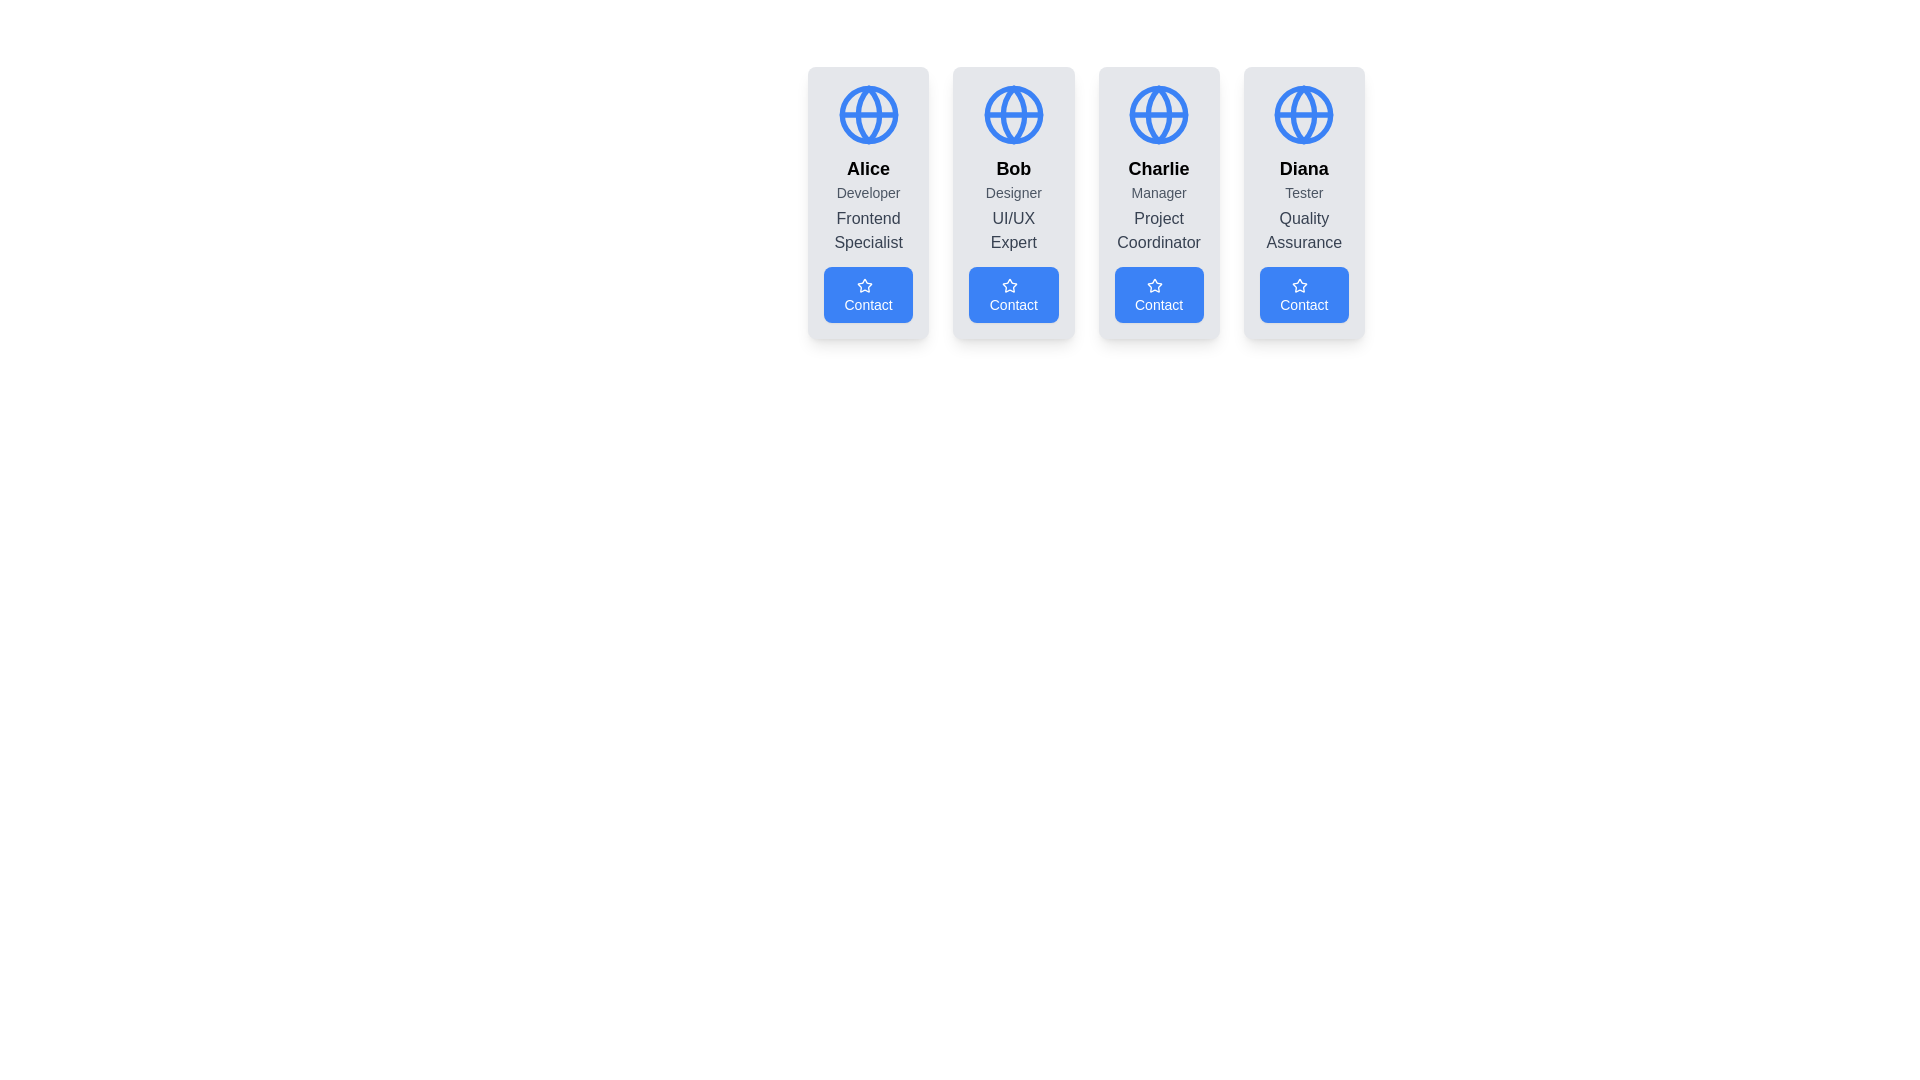 This screenshot has height=1080, width=1920. I want to click on the decorative globe icon located at the top of Bob's card, which symbolizes a worldwide theme and is centered in the second column above his name, so click(1013, 115).